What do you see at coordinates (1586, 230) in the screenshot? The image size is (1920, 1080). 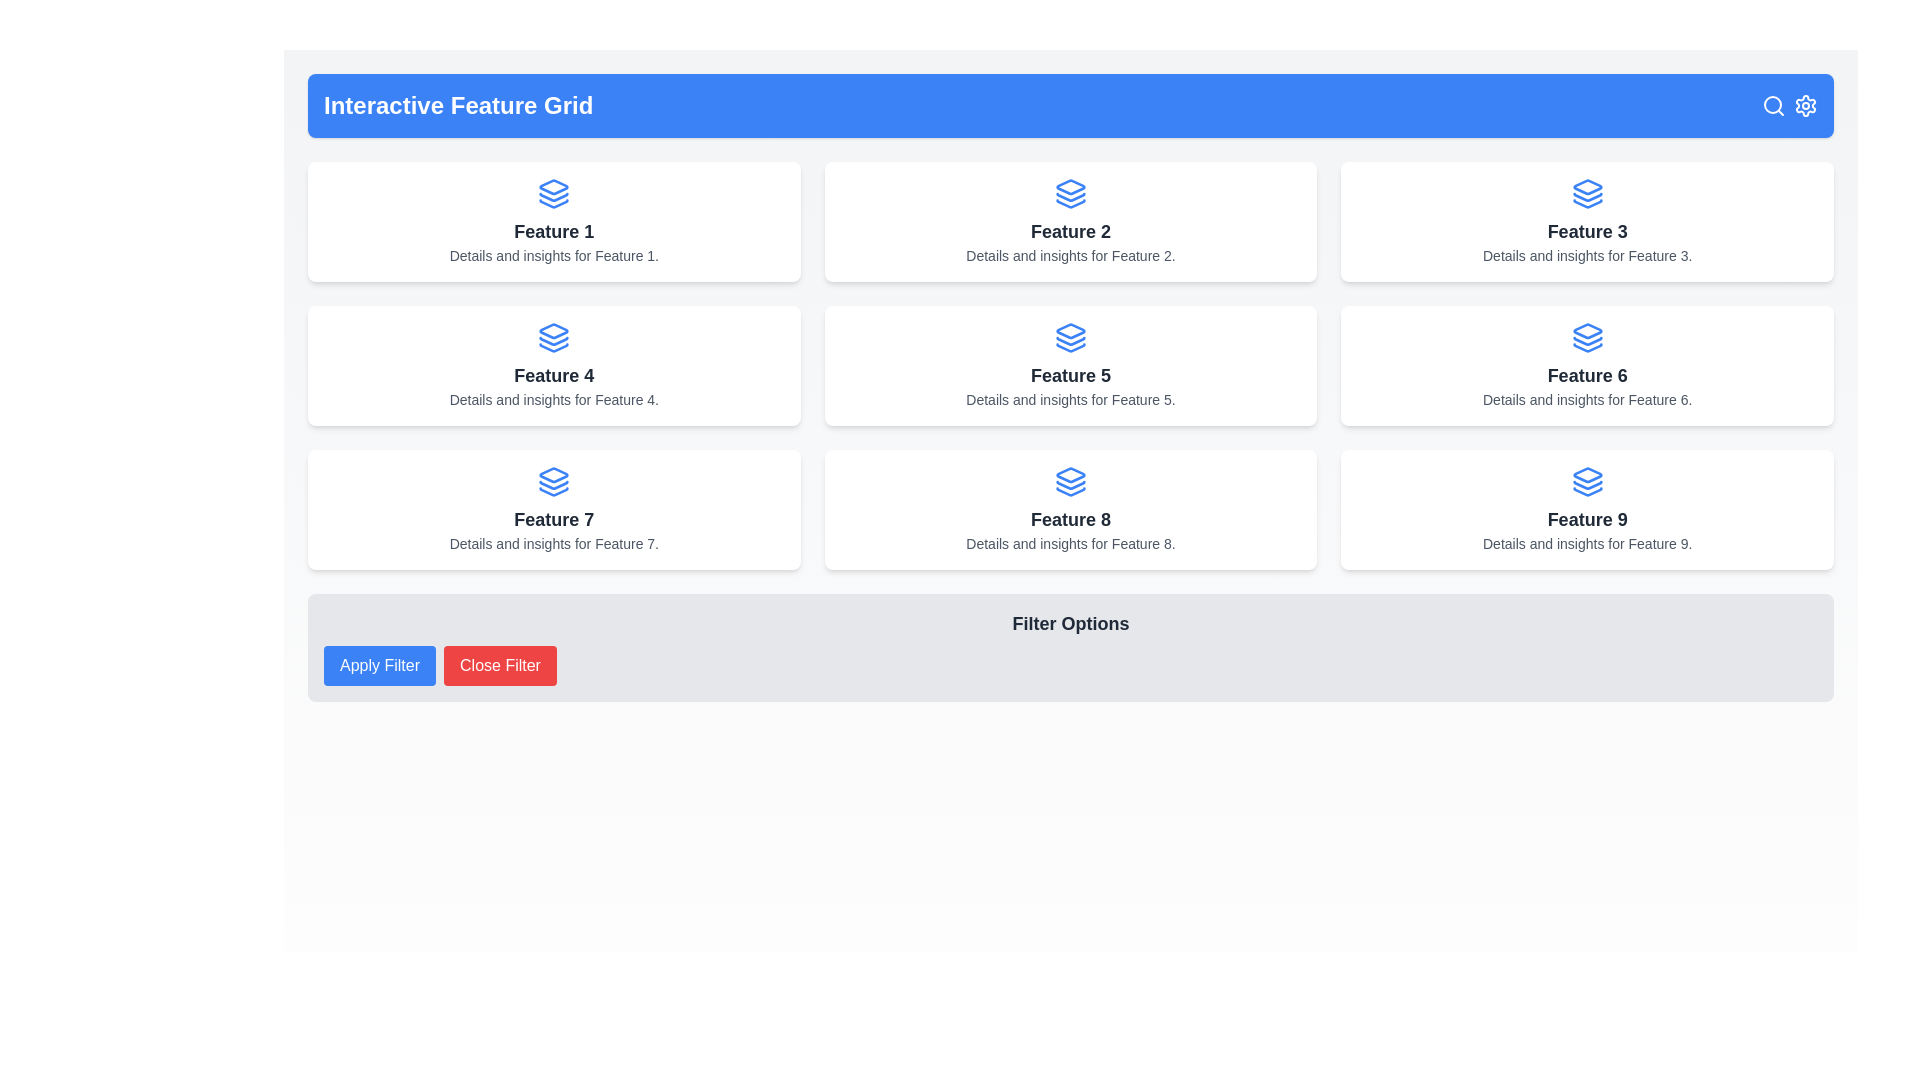 I see `the text label displaying 'Feature 3' in bold, large font size, located in the middle section of the second row in a 3x3 grid of feature cards` at bounding box center [1586, 230].